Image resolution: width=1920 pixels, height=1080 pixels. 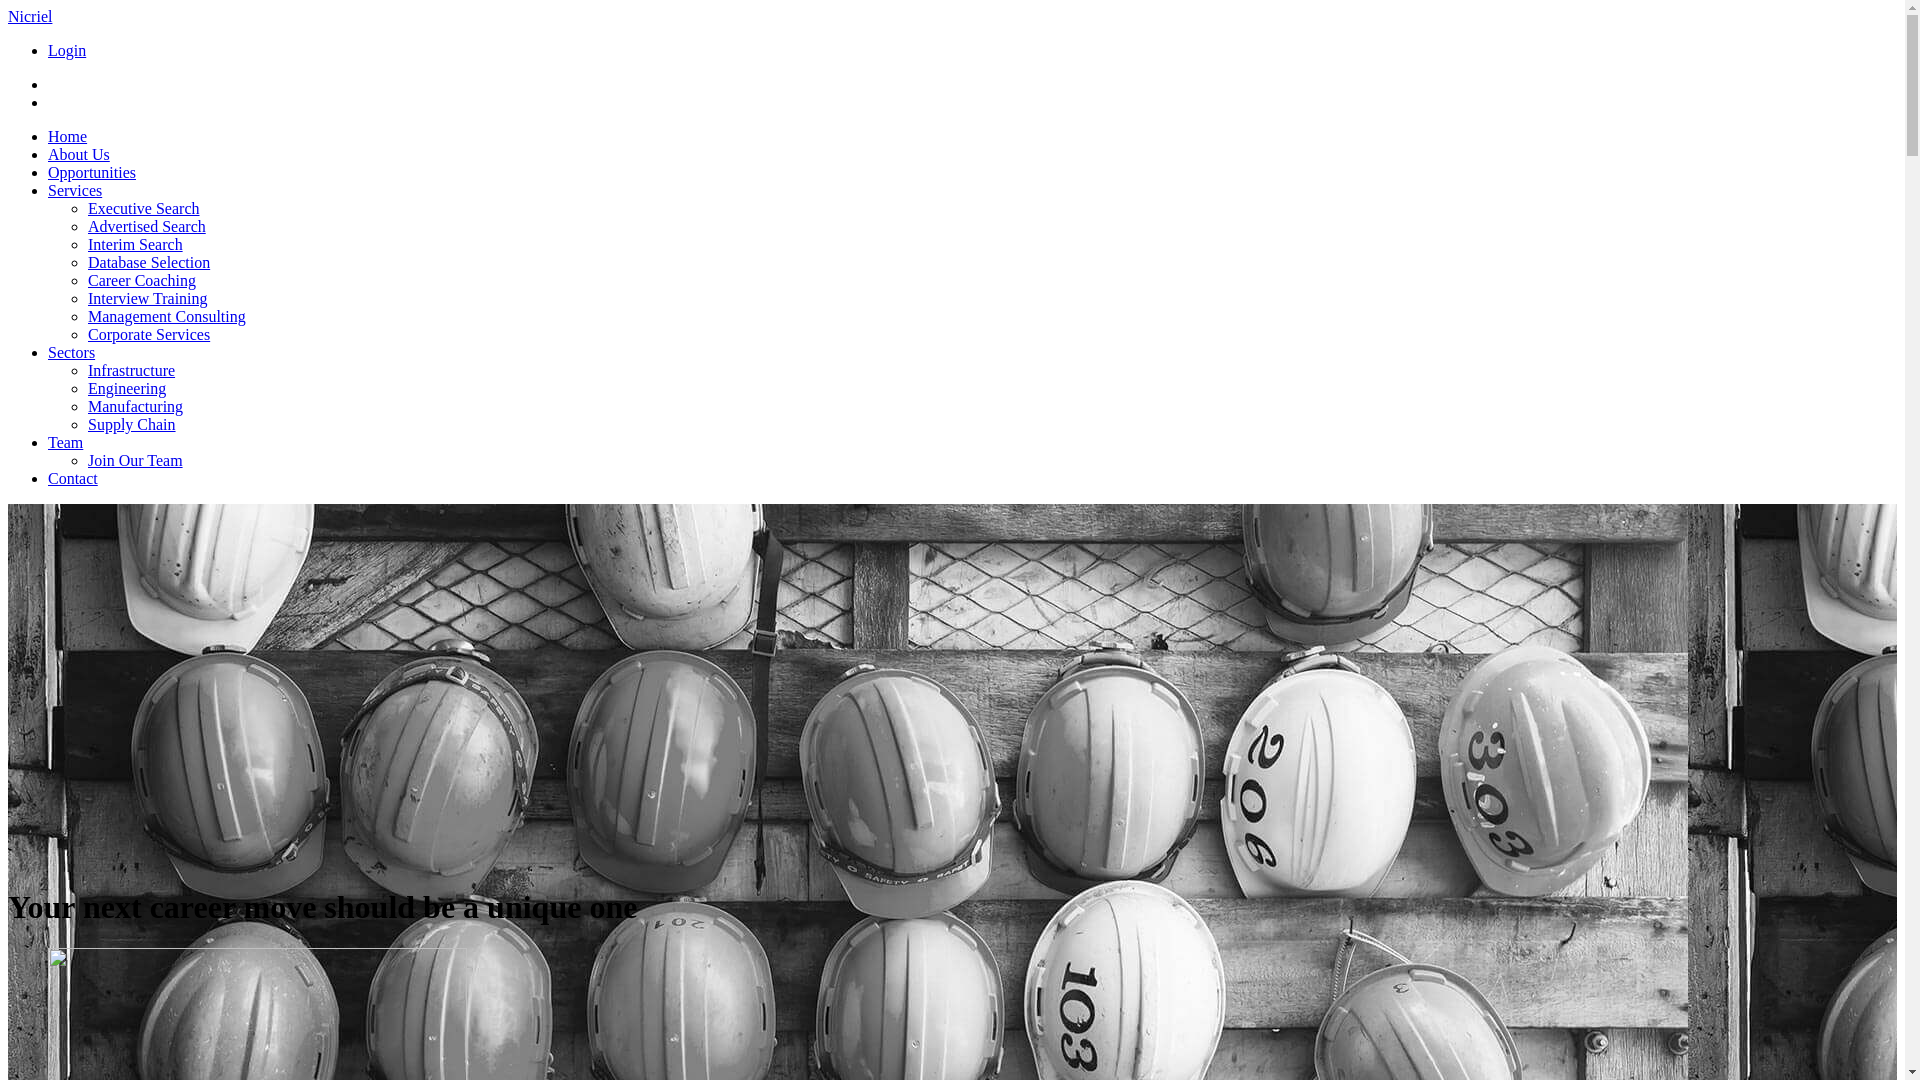 What do you see at coordinates (71, 351) in the screenshot?
I see `'Sectors'` at bounding box center [71, 351].